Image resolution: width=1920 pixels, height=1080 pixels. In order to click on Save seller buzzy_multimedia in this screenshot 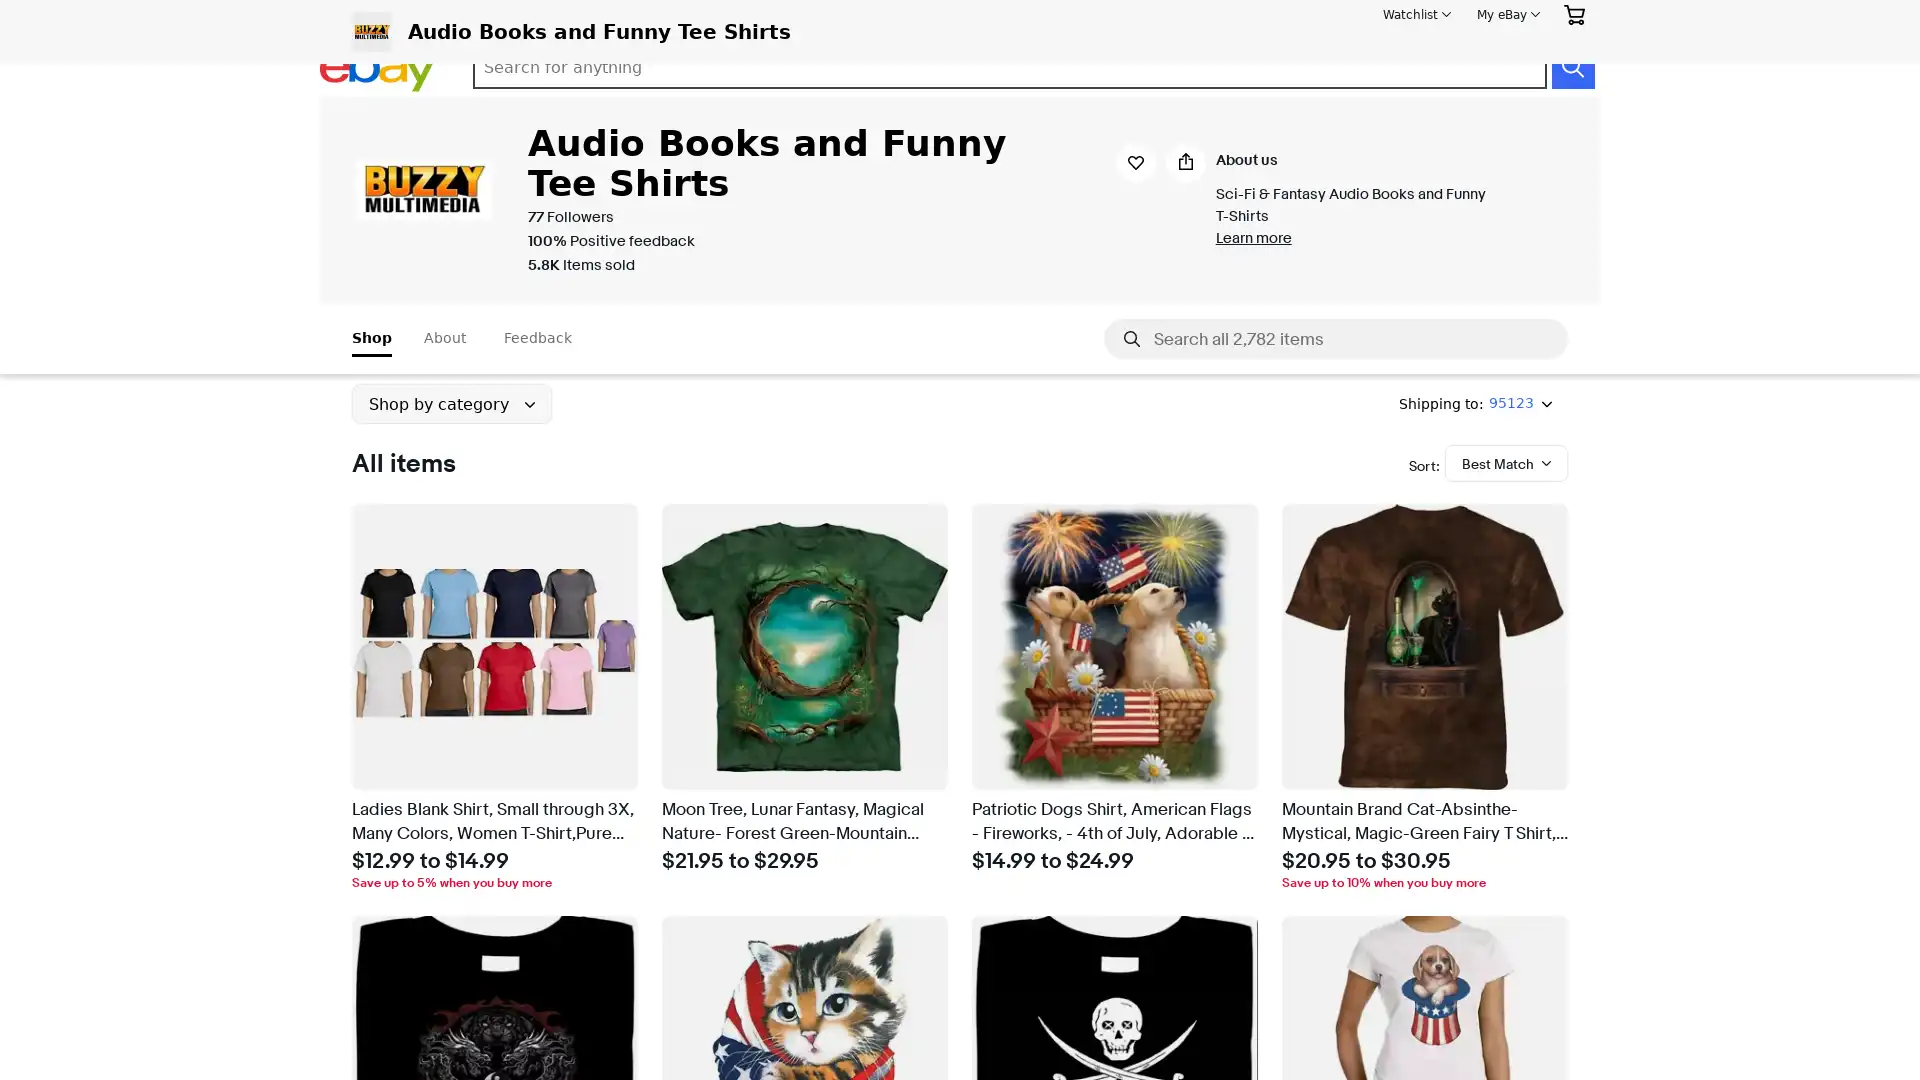, I will do `click(826, 31)`.